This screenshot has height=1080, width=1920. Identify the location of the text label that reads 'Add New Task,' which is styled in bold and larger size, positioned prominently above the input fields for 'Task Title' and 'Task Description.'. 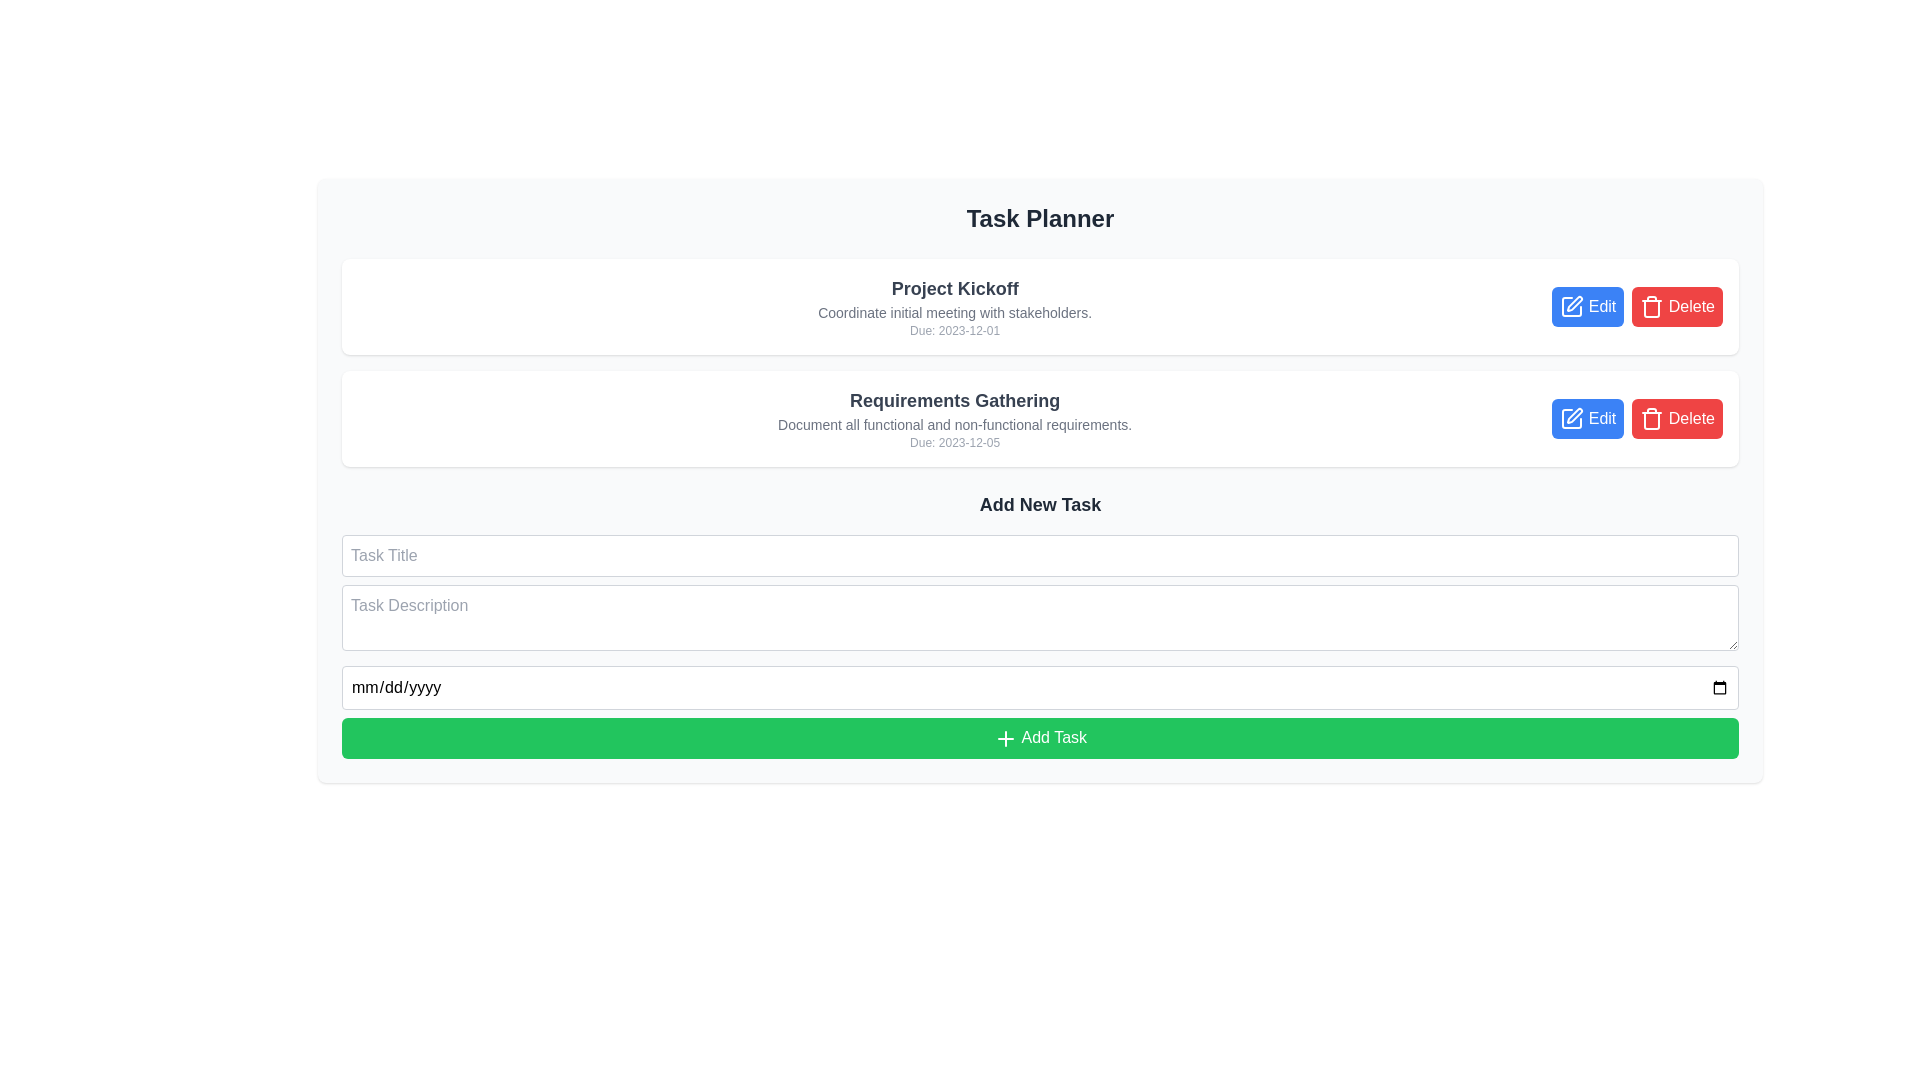
(1040, 504).